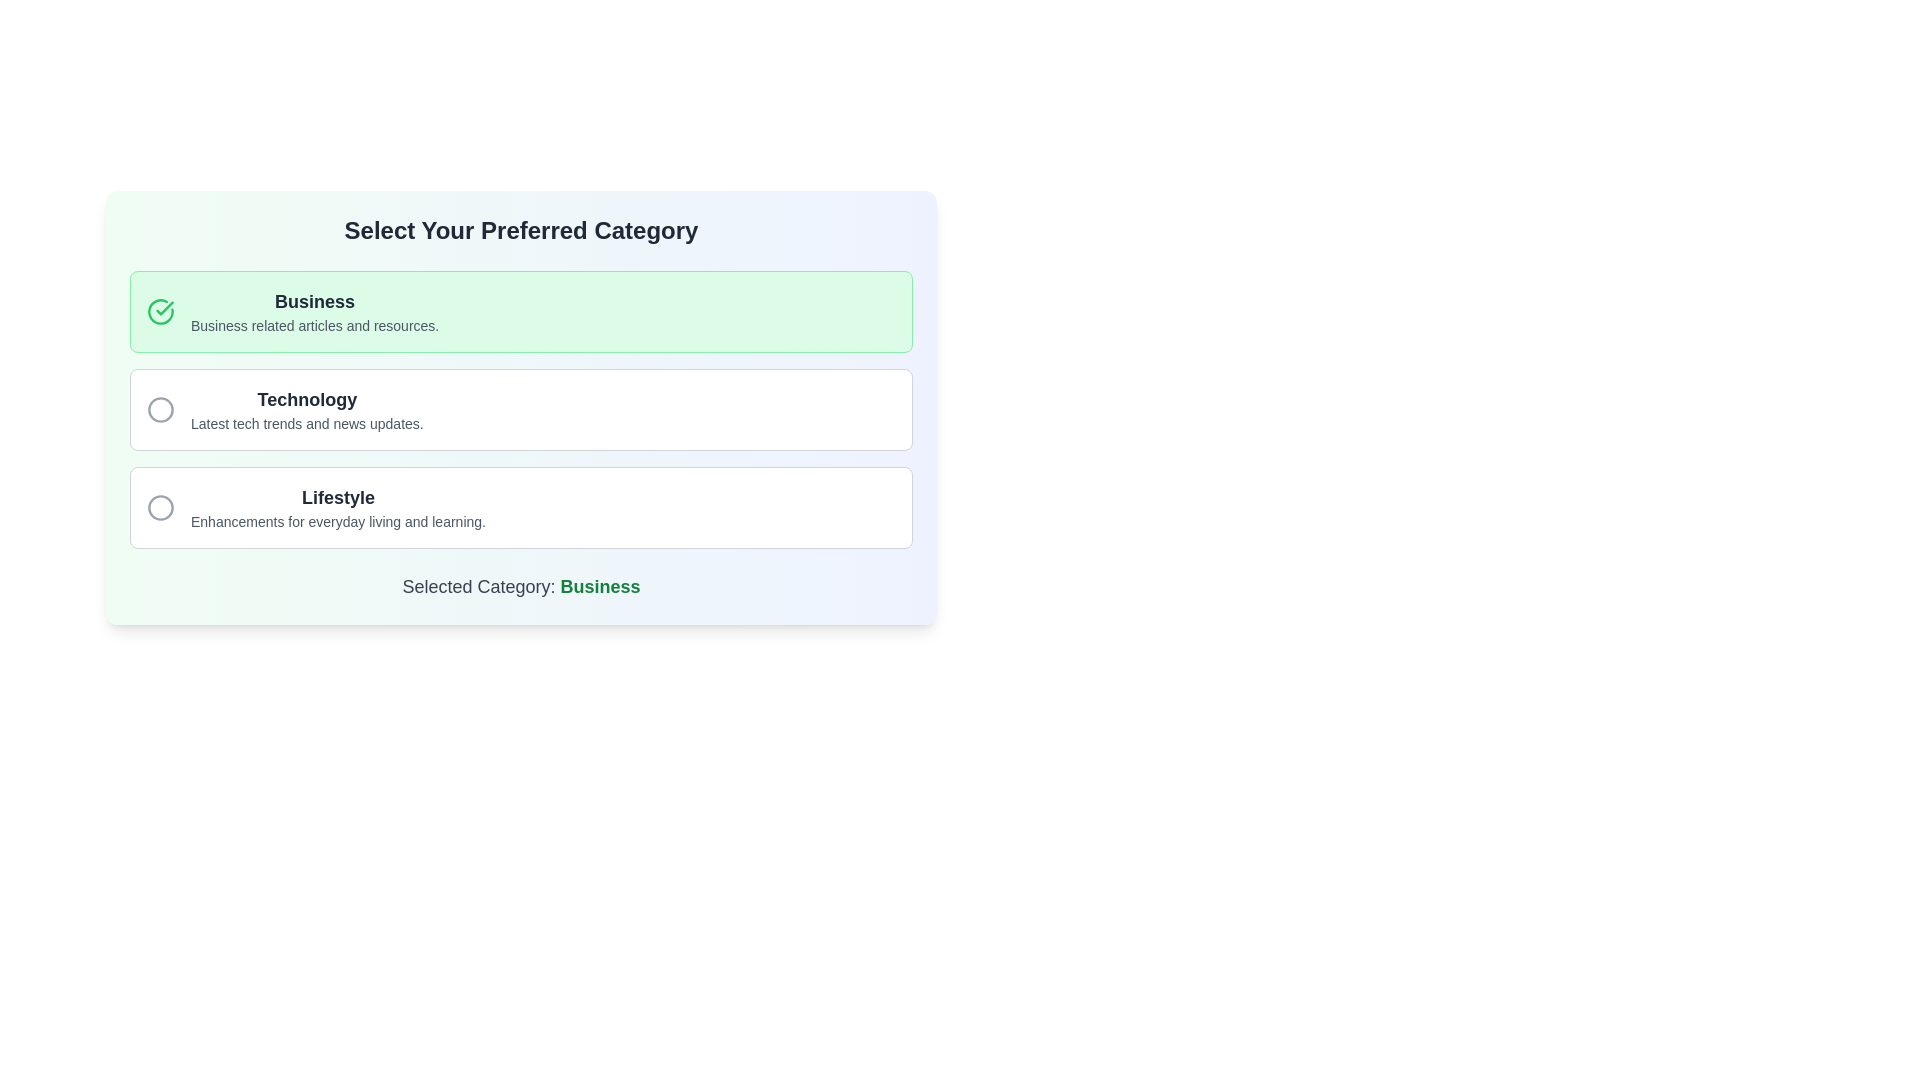  What do you see at coordinates (521, 408) in the screenshot?
I see `the 'Technology' category option in the selectable category list` at bounding box center [521, 408].